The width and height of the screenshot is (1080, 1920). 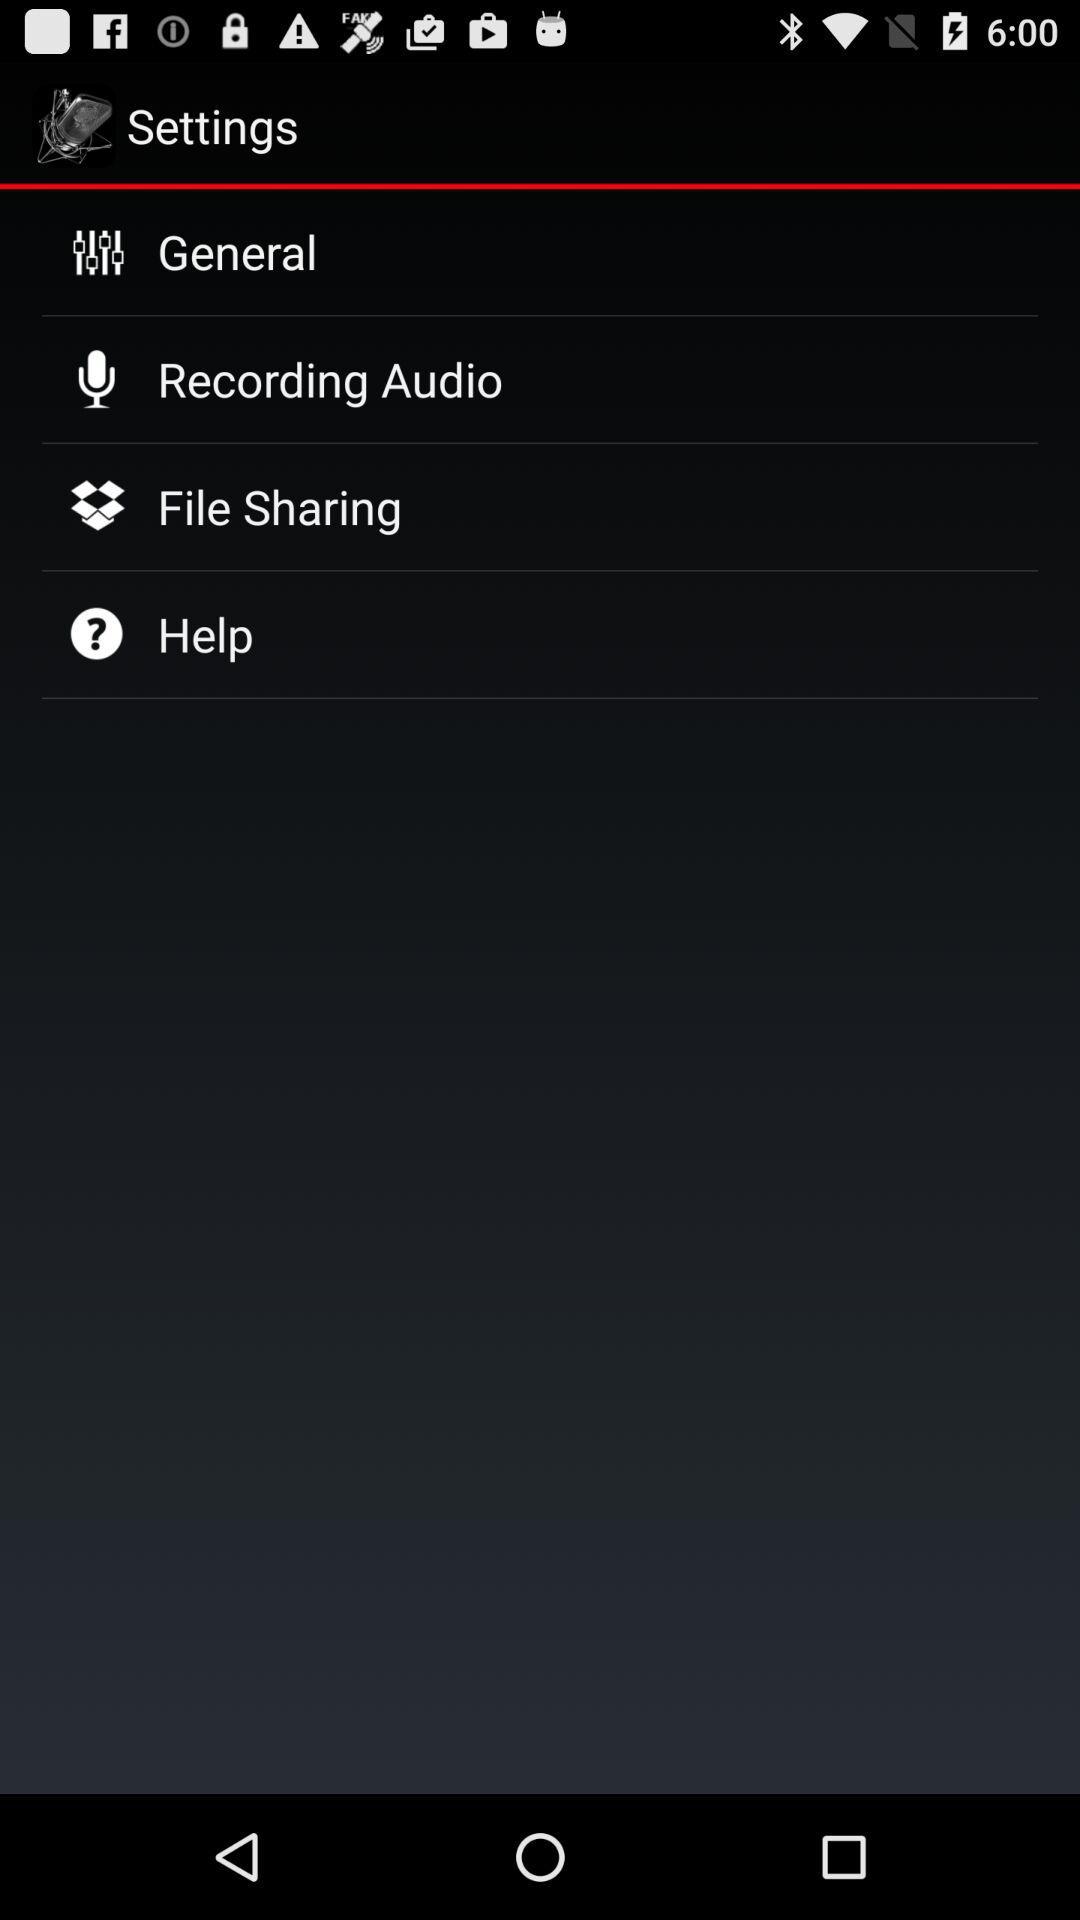 What do you see at coordinates (205, 633) in the screenshot?
I see `the item below file sharing` at bounding box center [205, 633].